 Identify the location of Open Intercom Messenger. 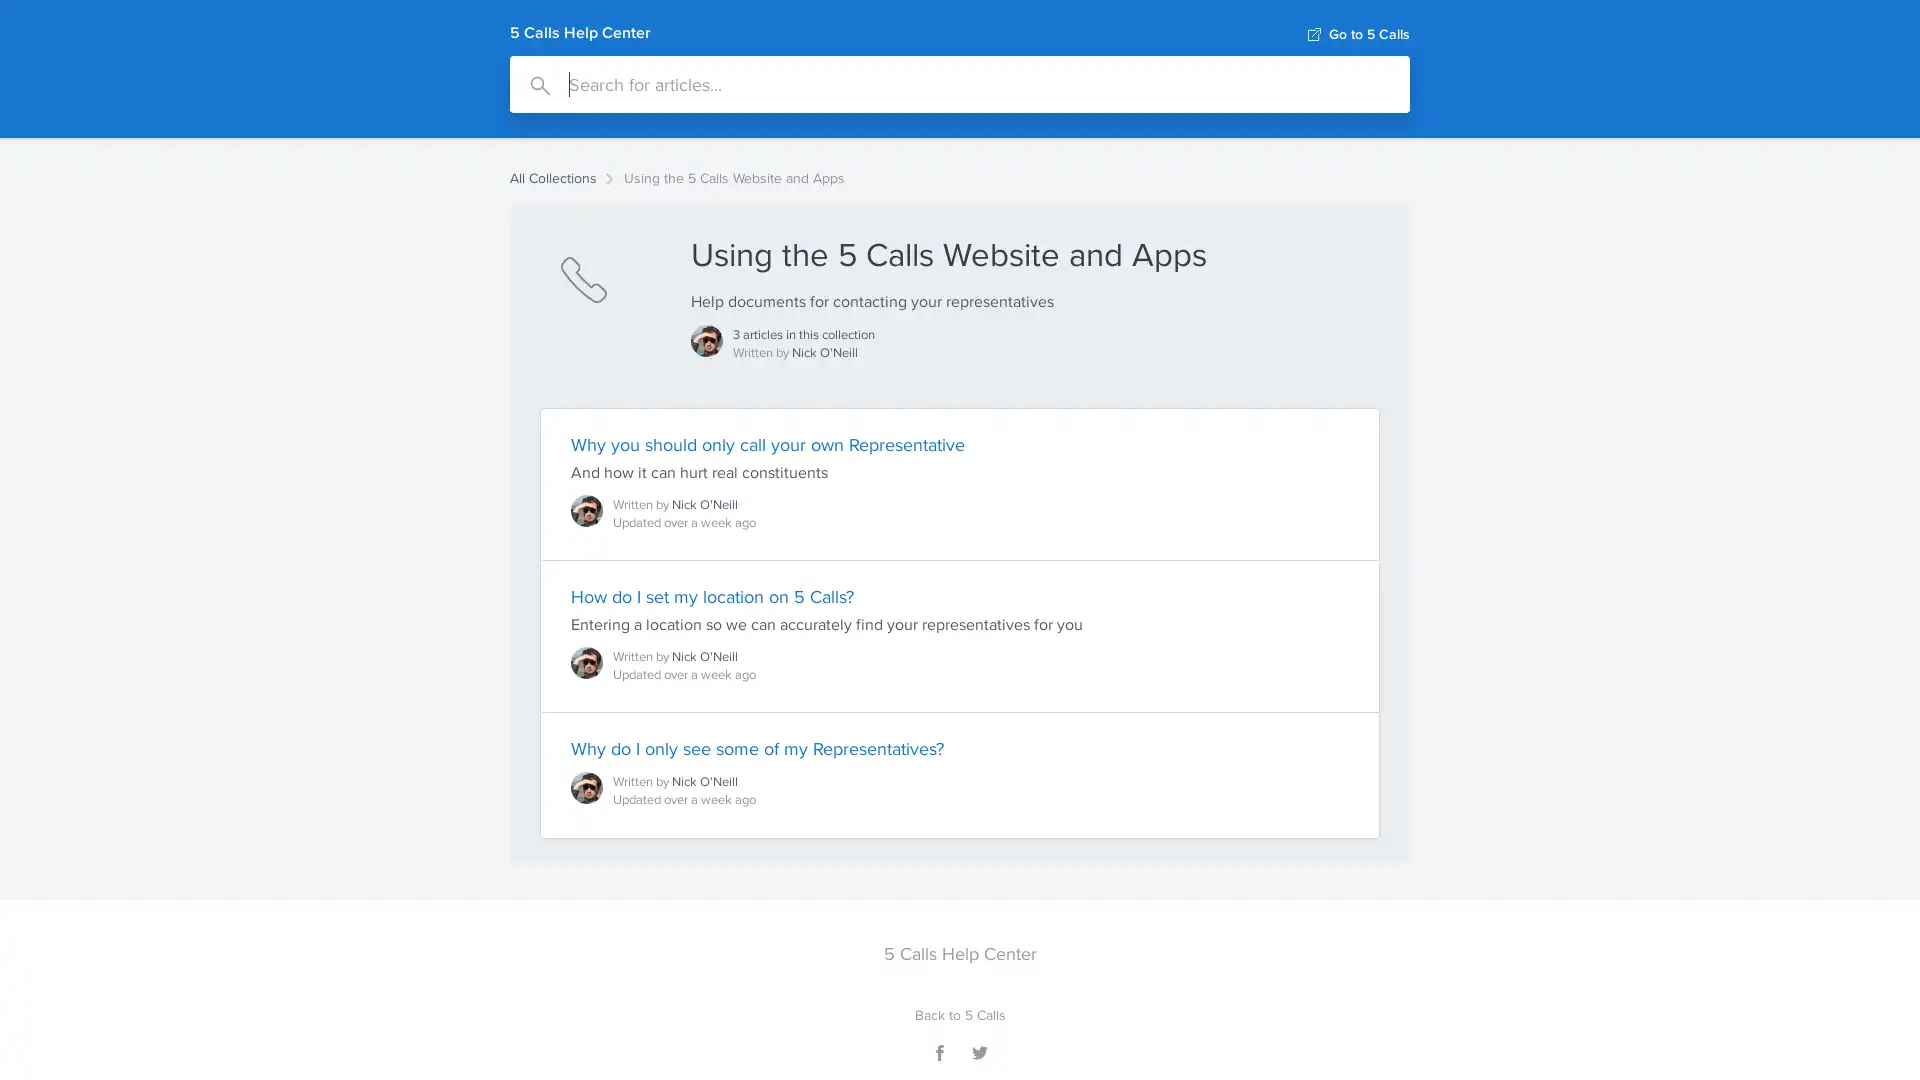
(1869, 1029).